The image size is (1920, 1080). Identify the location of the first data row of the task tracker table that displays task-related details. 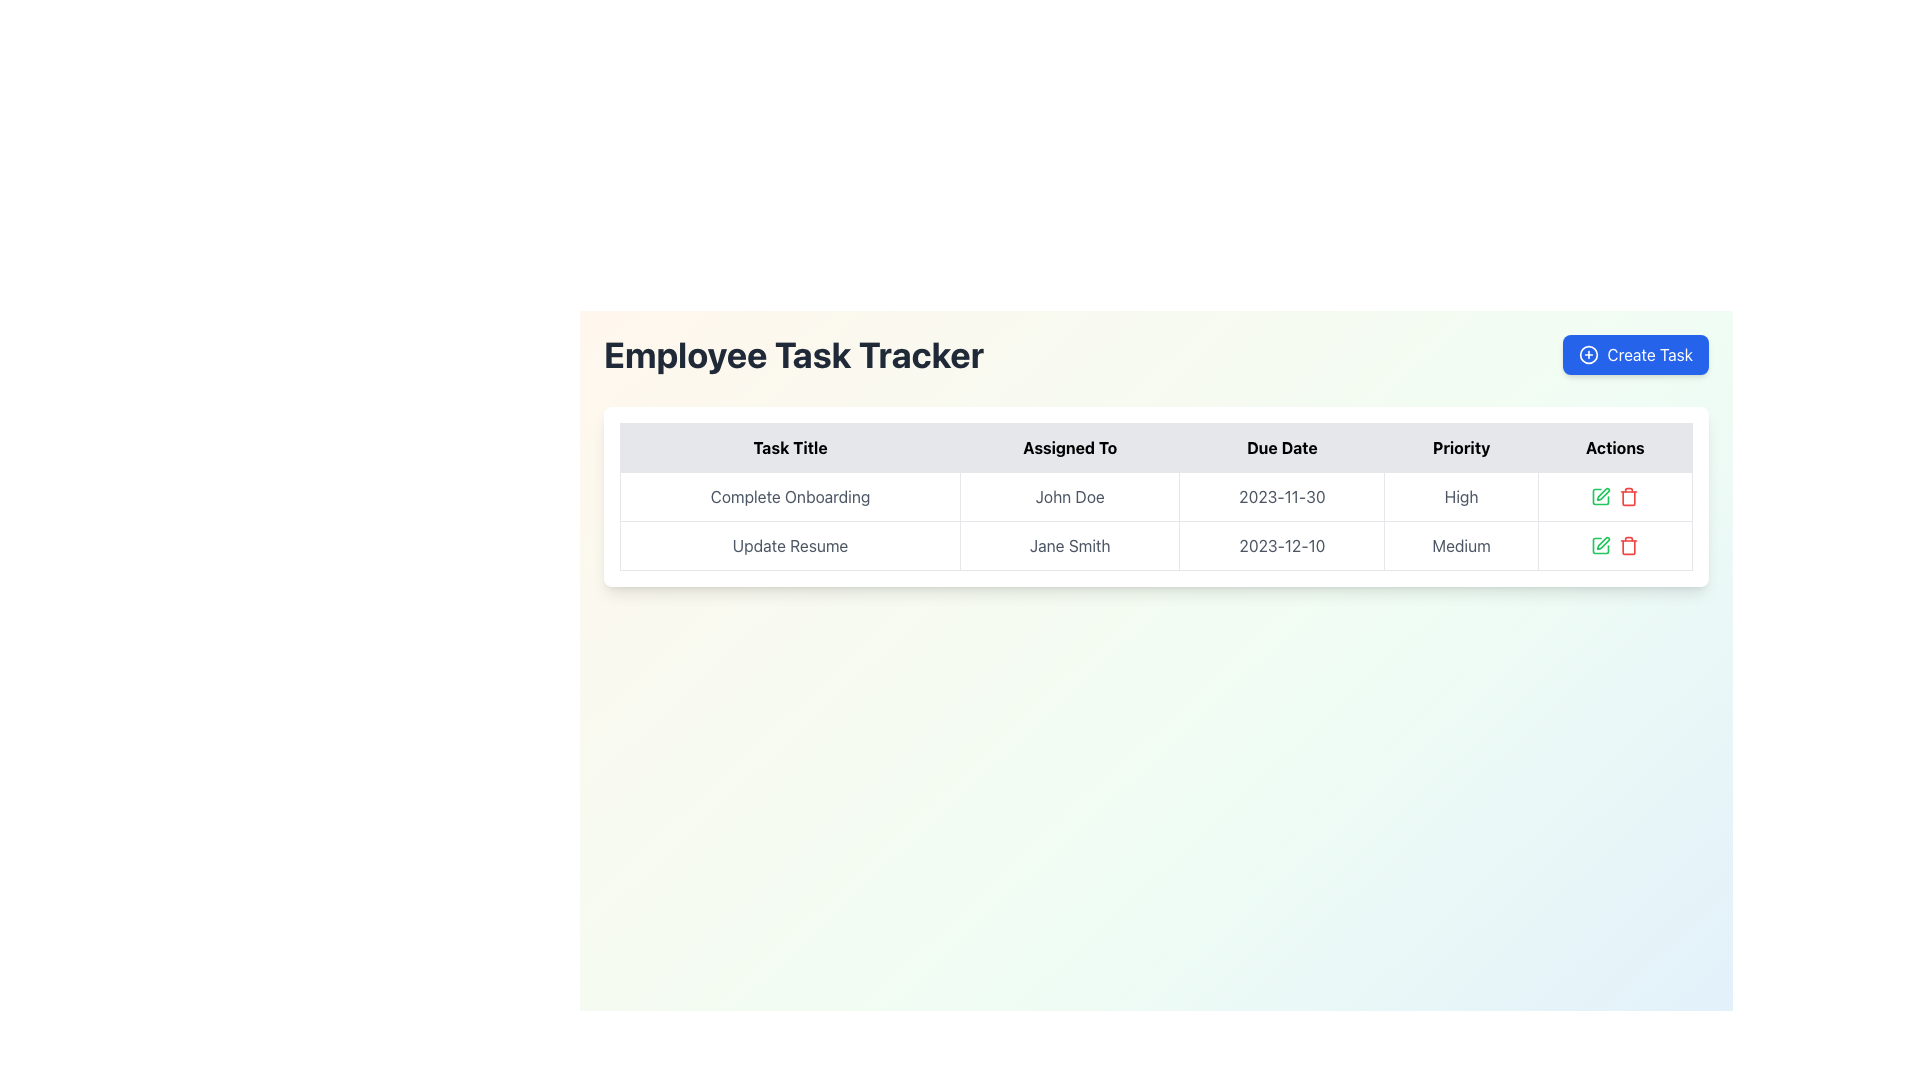
(1156, 496).